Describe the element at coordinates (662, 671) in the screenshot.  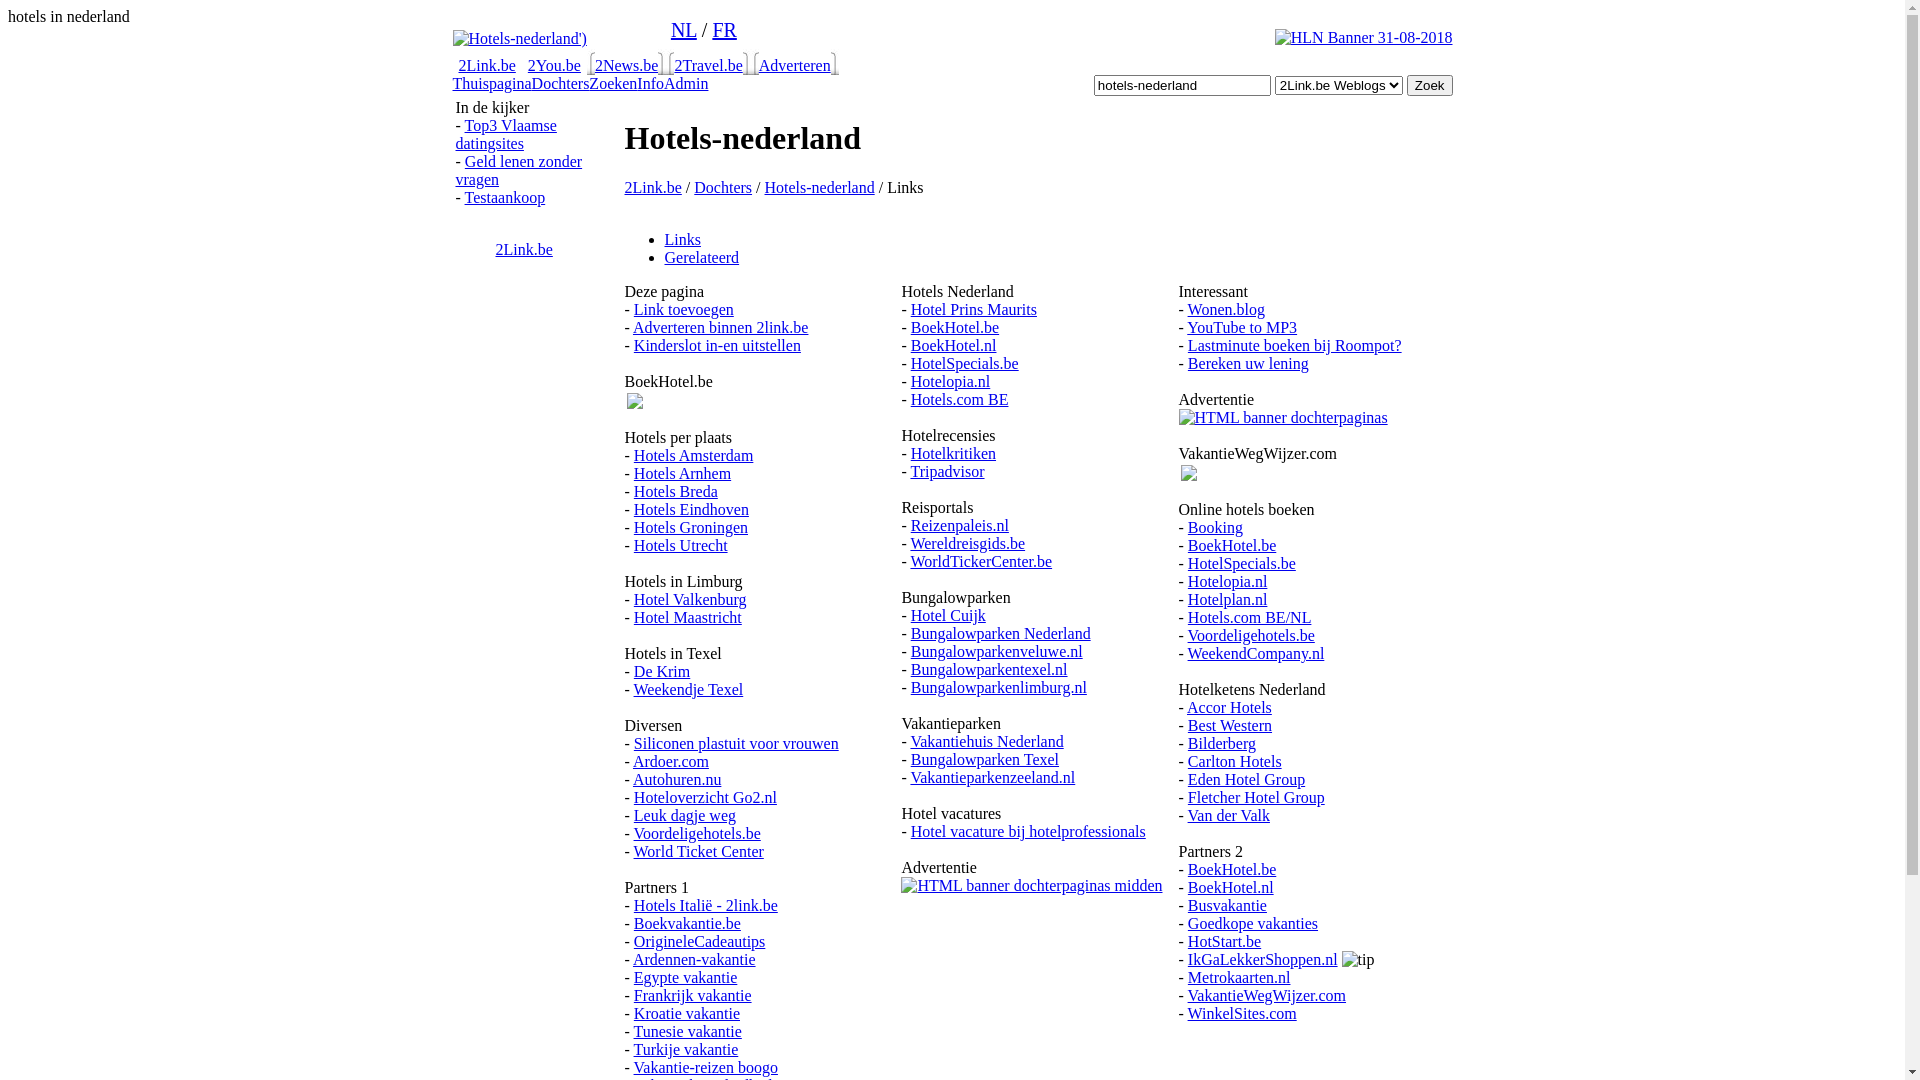
I see `'De Krim'` at that location.